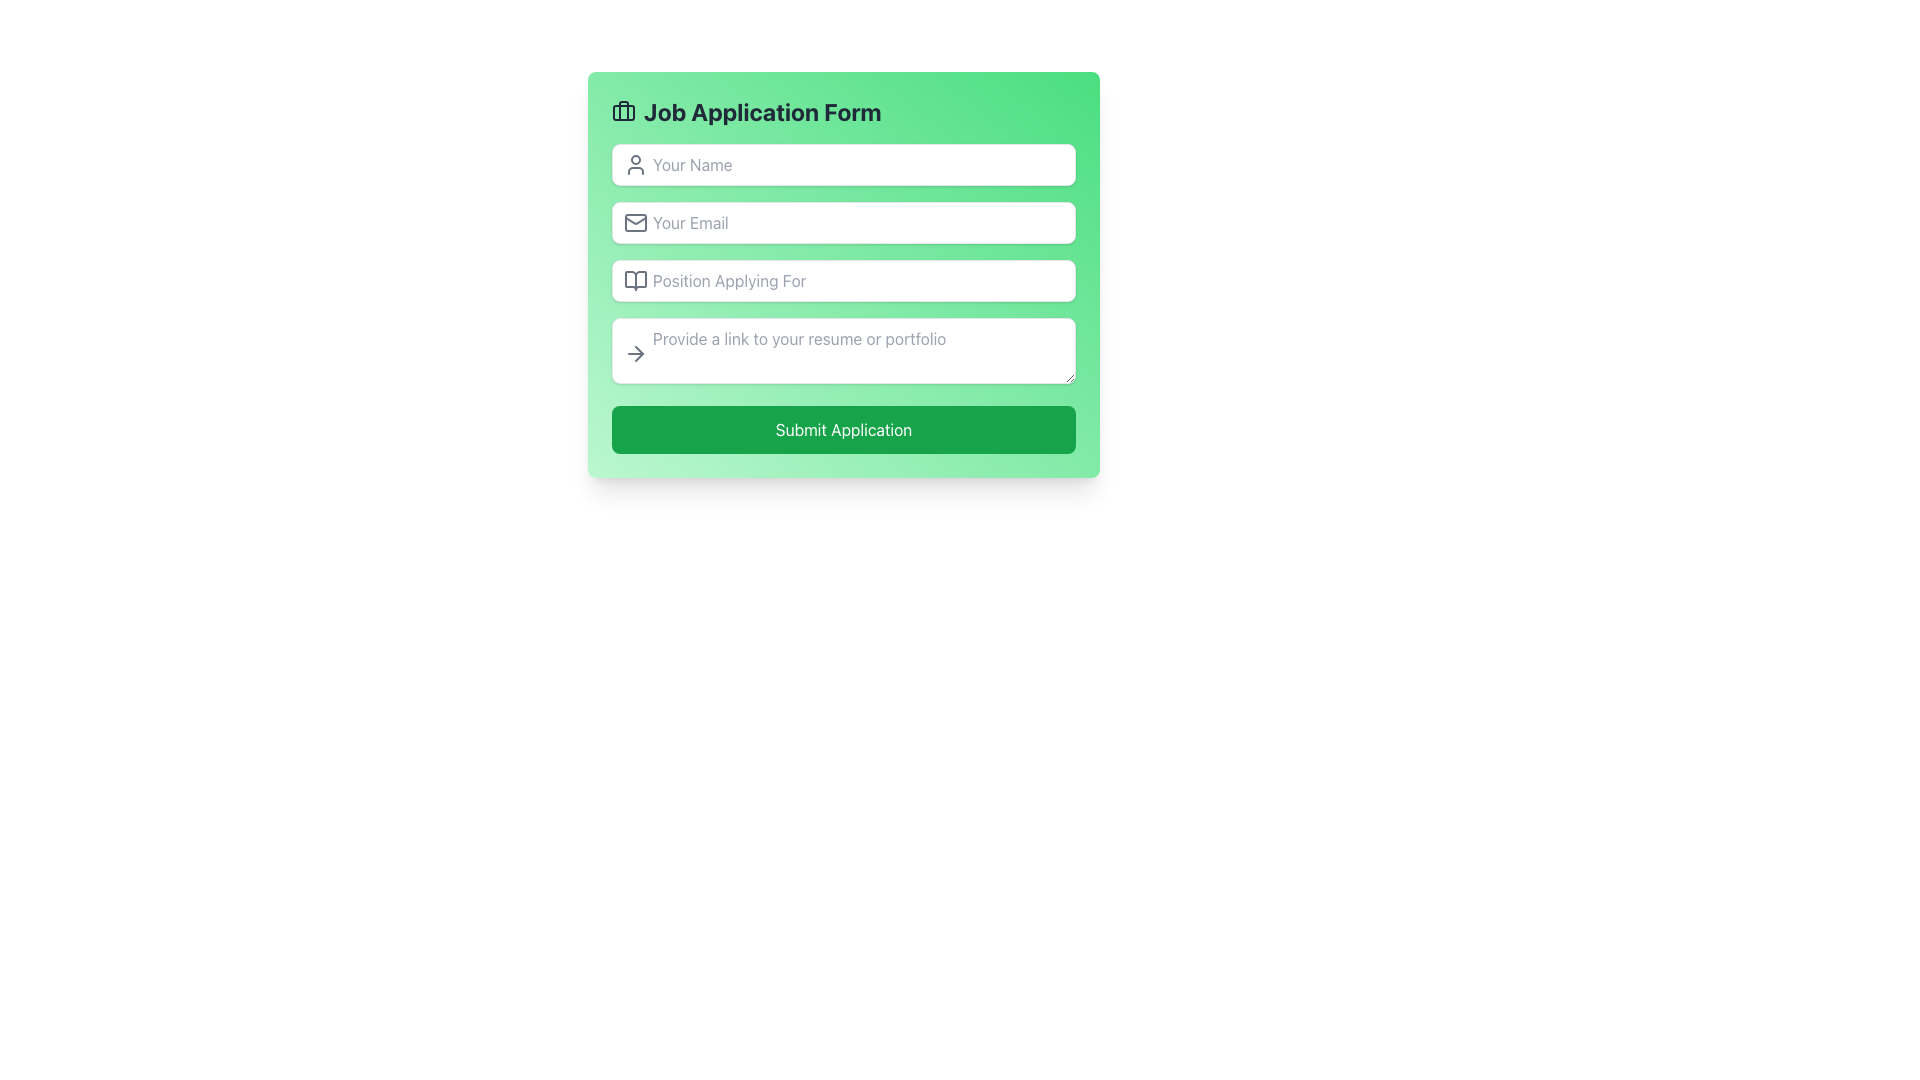 This screenshot has width=1920, height=1080. I want to click on the text input field labeled 'Position Applying For' to focus on it, so click(844, 299).